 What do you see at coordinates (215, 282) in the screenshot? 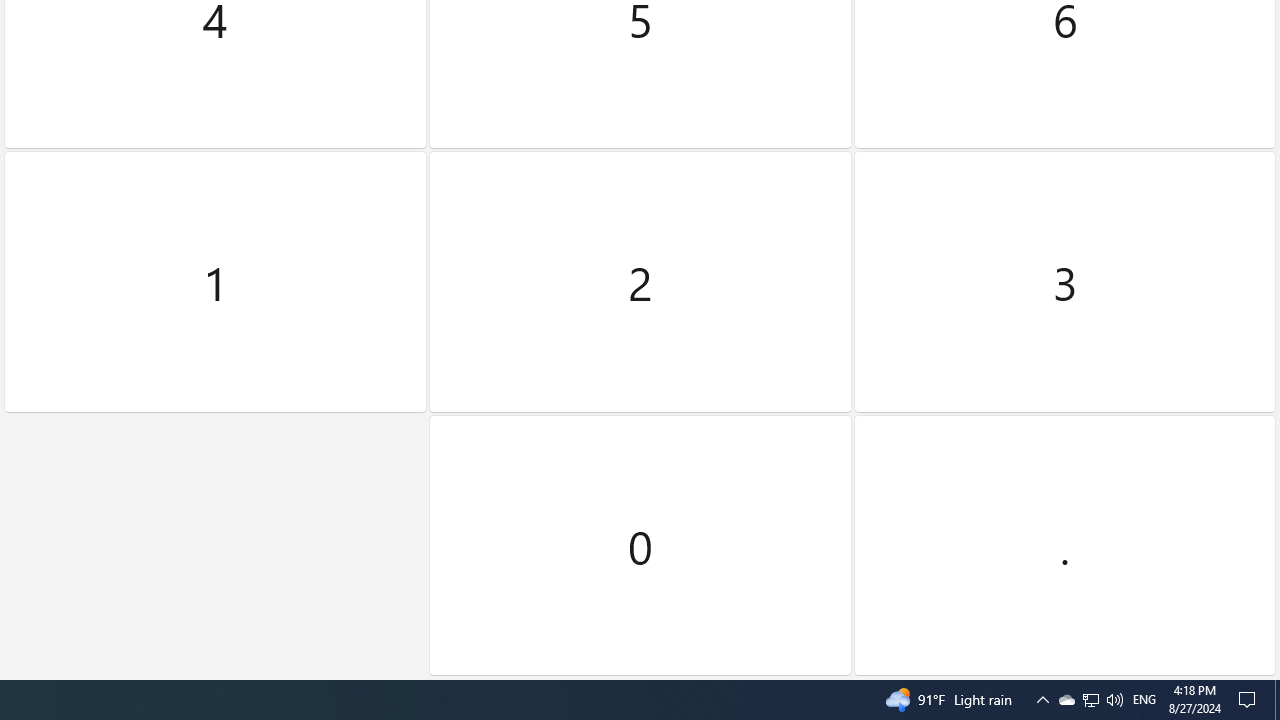
I see `'One'` at bounding box center [215, 282].